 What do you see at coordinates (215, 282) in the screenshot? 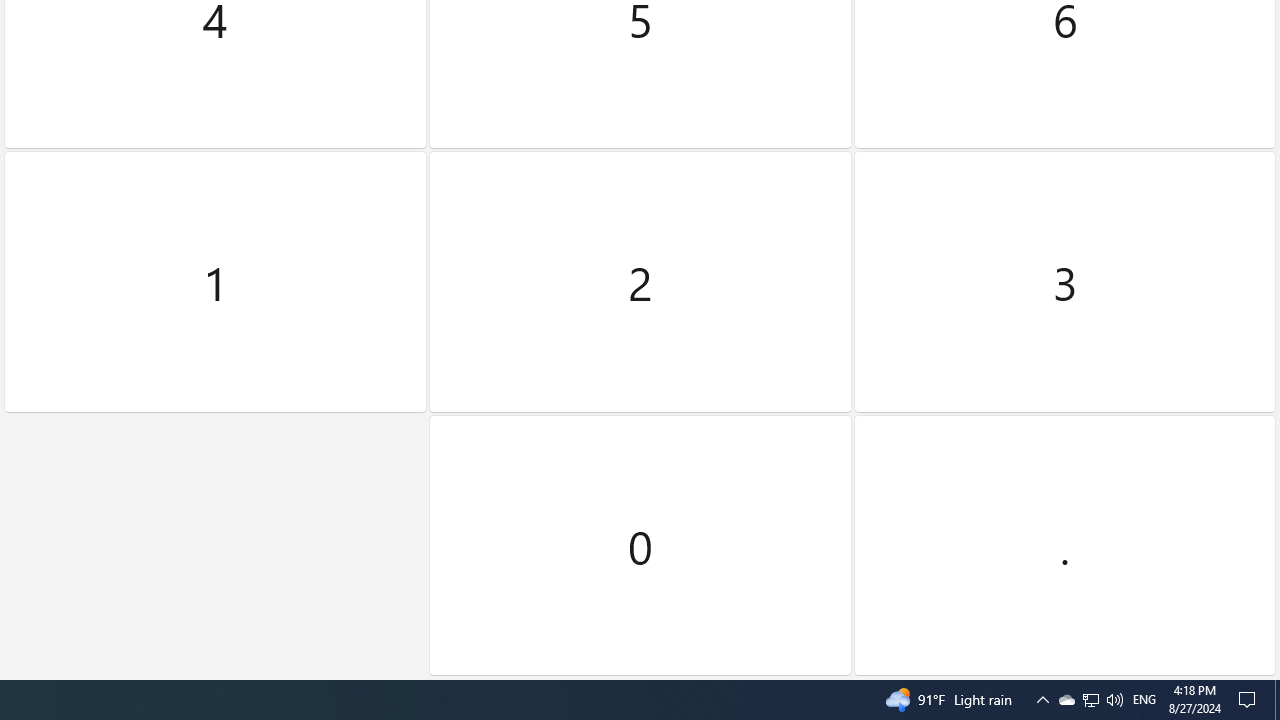
I see `'One'` at bounding box center [215, 282].